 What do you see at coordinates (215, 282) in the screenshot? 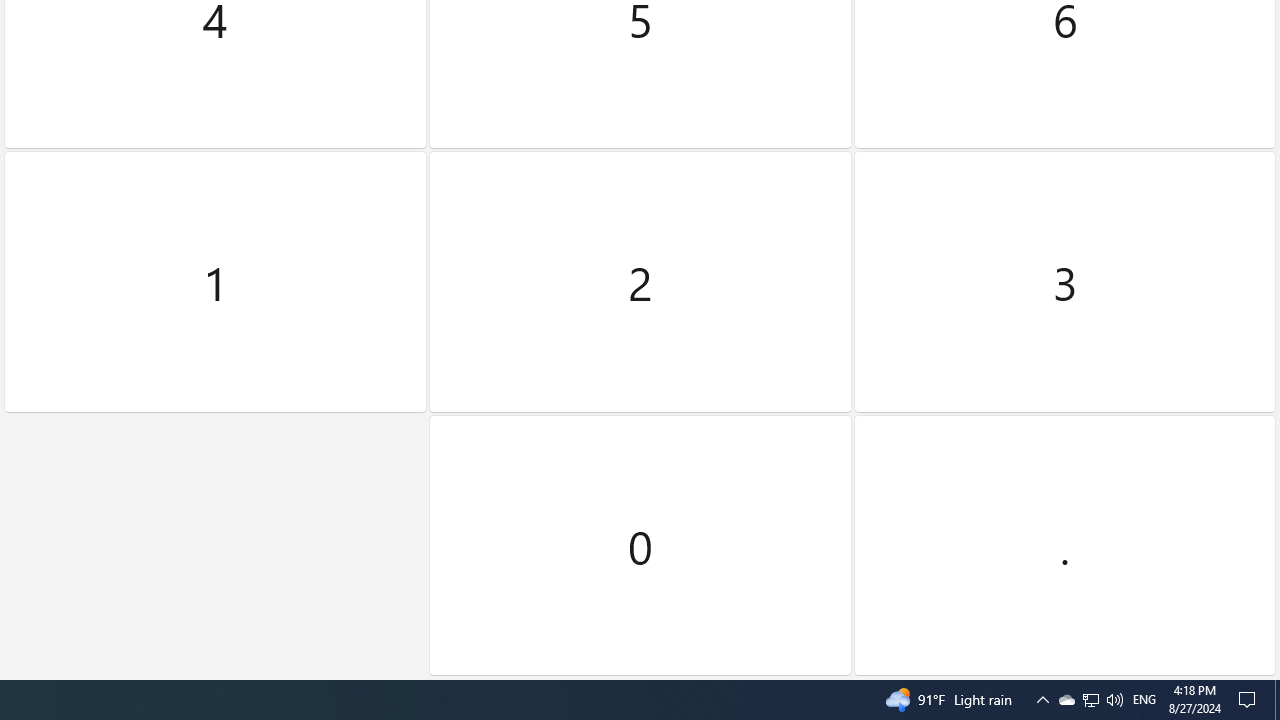
I see `'One'` at bounding box center [215, 282].